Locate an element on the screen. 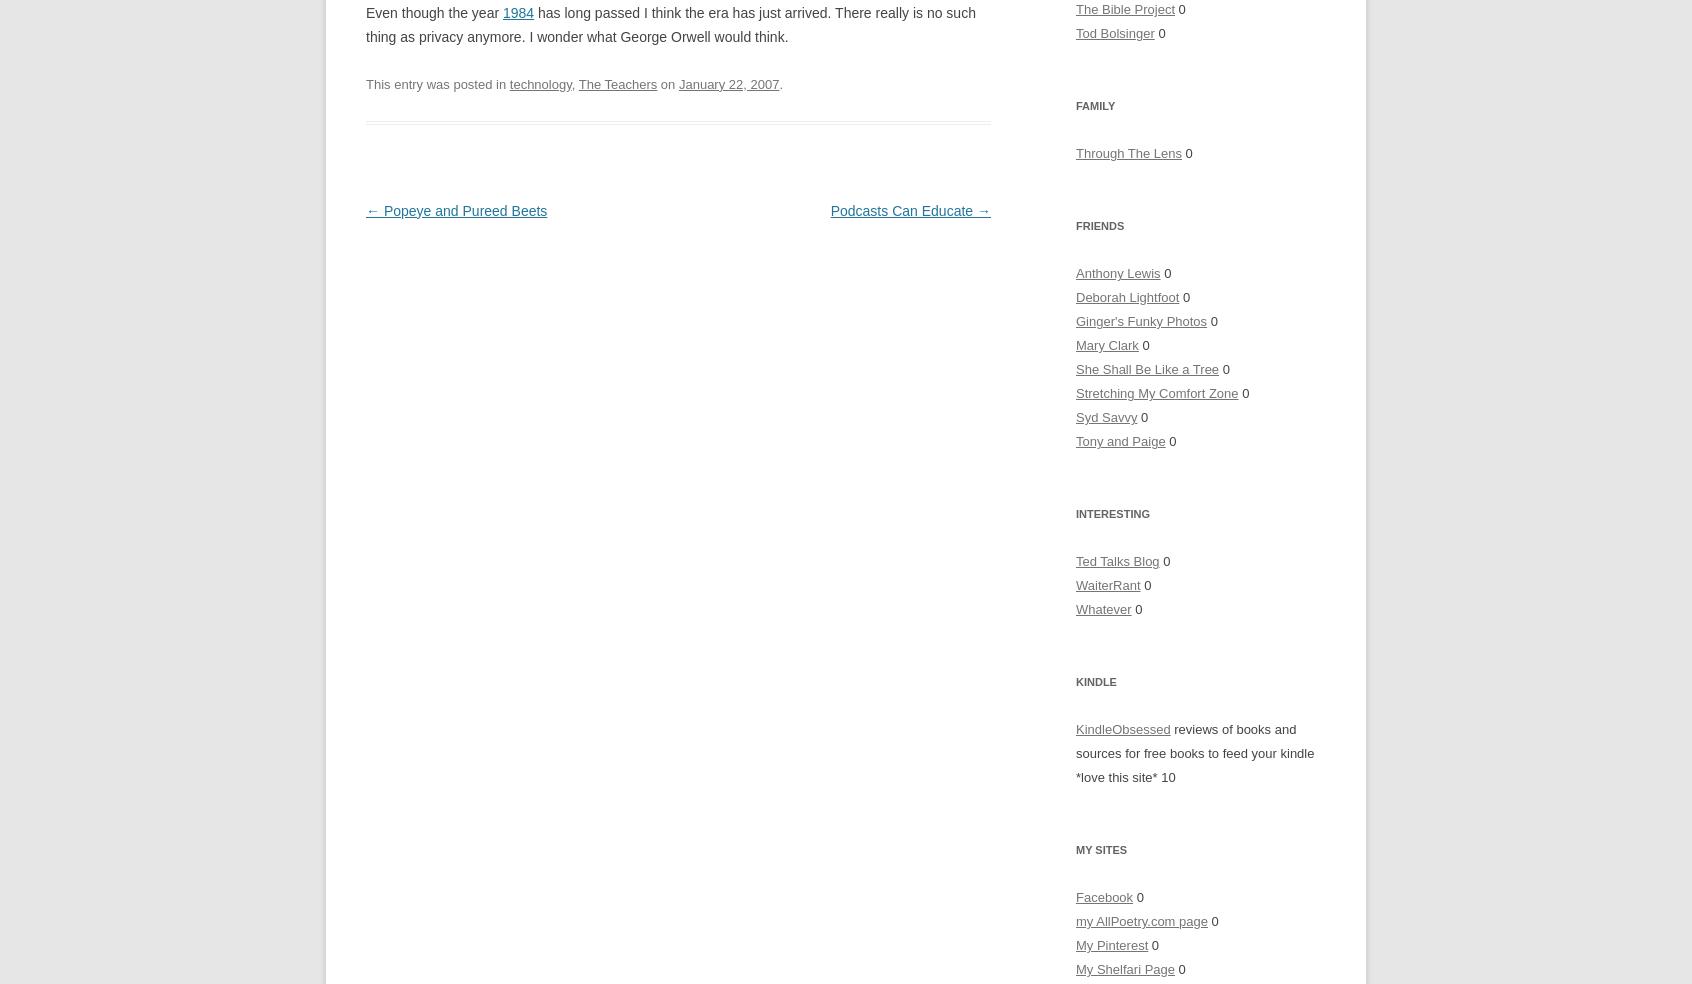  'She Shall Be Like a Tree' is located at coordinates (1075, 368).